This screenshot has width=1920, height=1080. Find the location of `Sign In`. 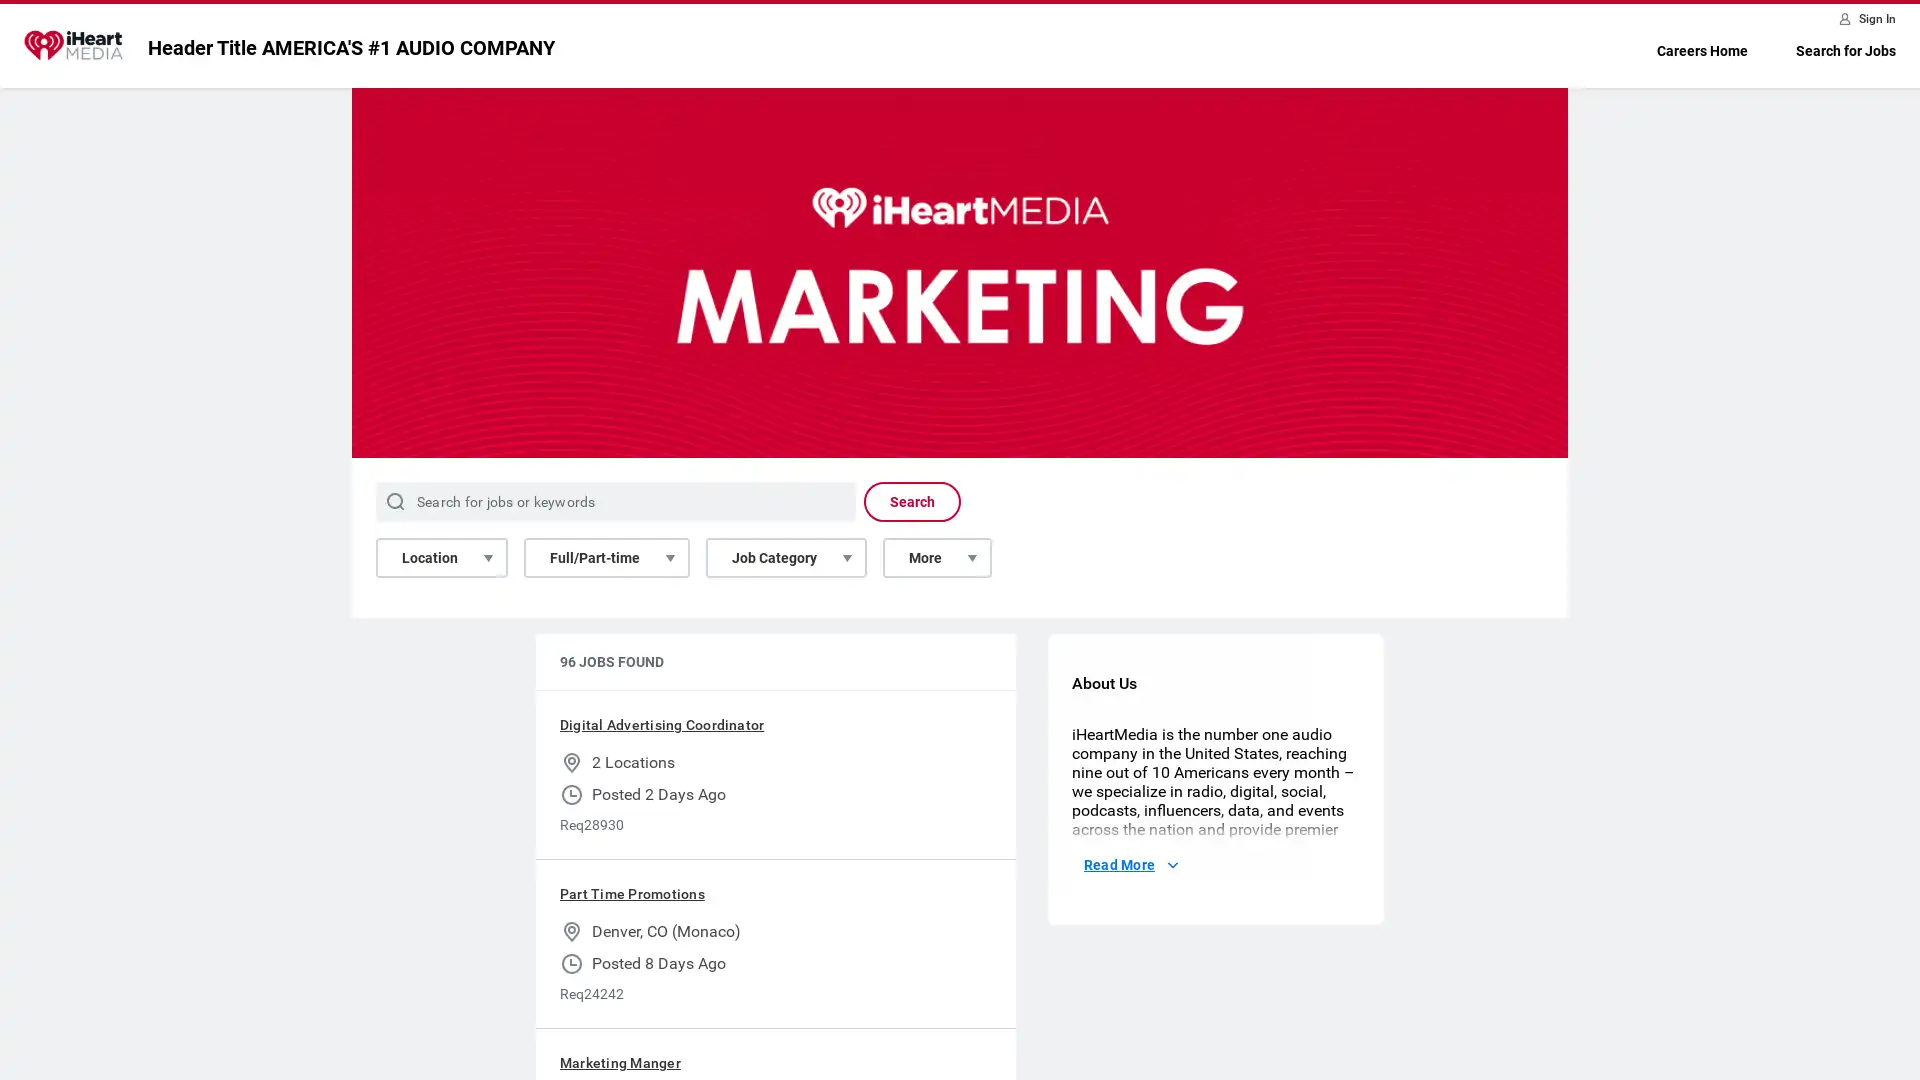

Sign In is located at coordinates (1865, 18).